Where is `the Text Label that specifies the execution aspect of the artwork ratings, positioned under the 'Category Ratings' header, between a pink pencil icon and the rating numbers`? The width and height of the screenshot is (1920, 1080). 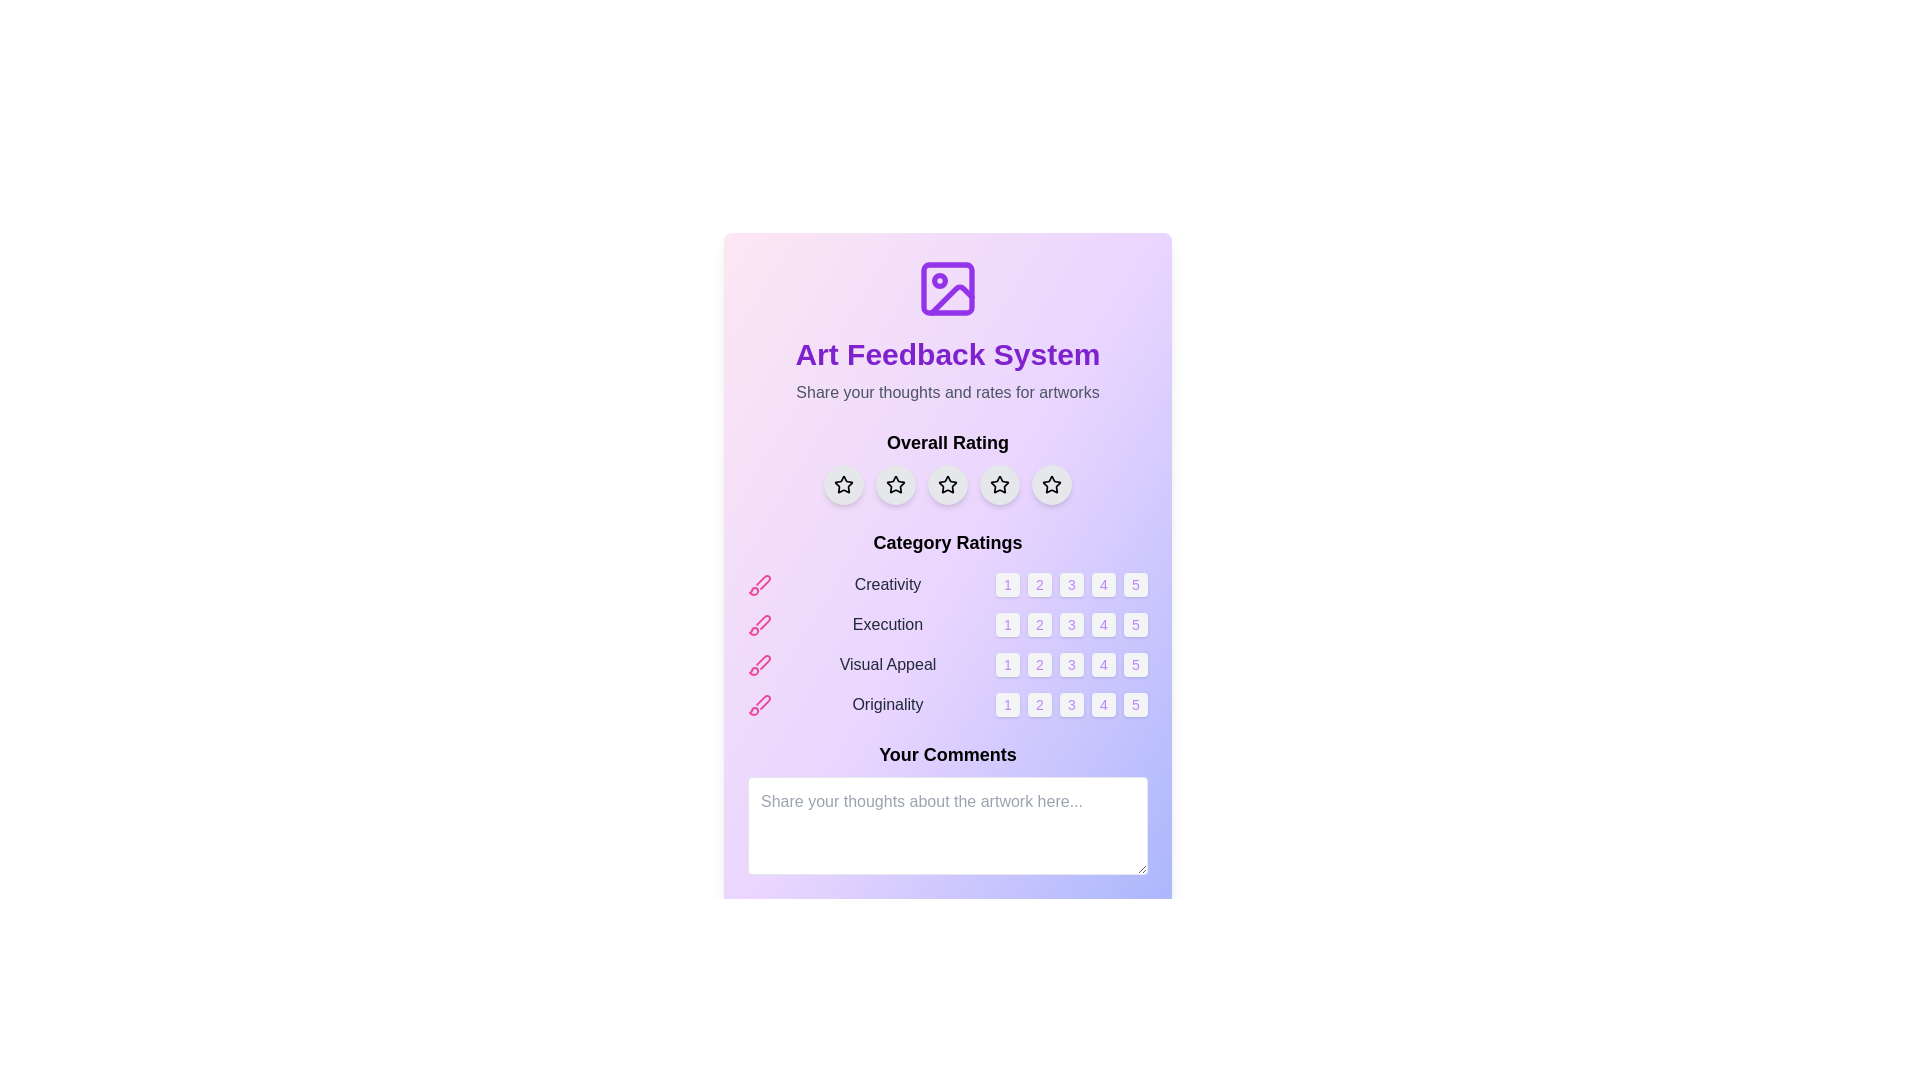
the Text Label that specifies the execution aspect of the artwork ratings, positioned under the 'Category Ratings' header, between a pink pencil icon and the rating numbers is located at coordinates (887, 623).